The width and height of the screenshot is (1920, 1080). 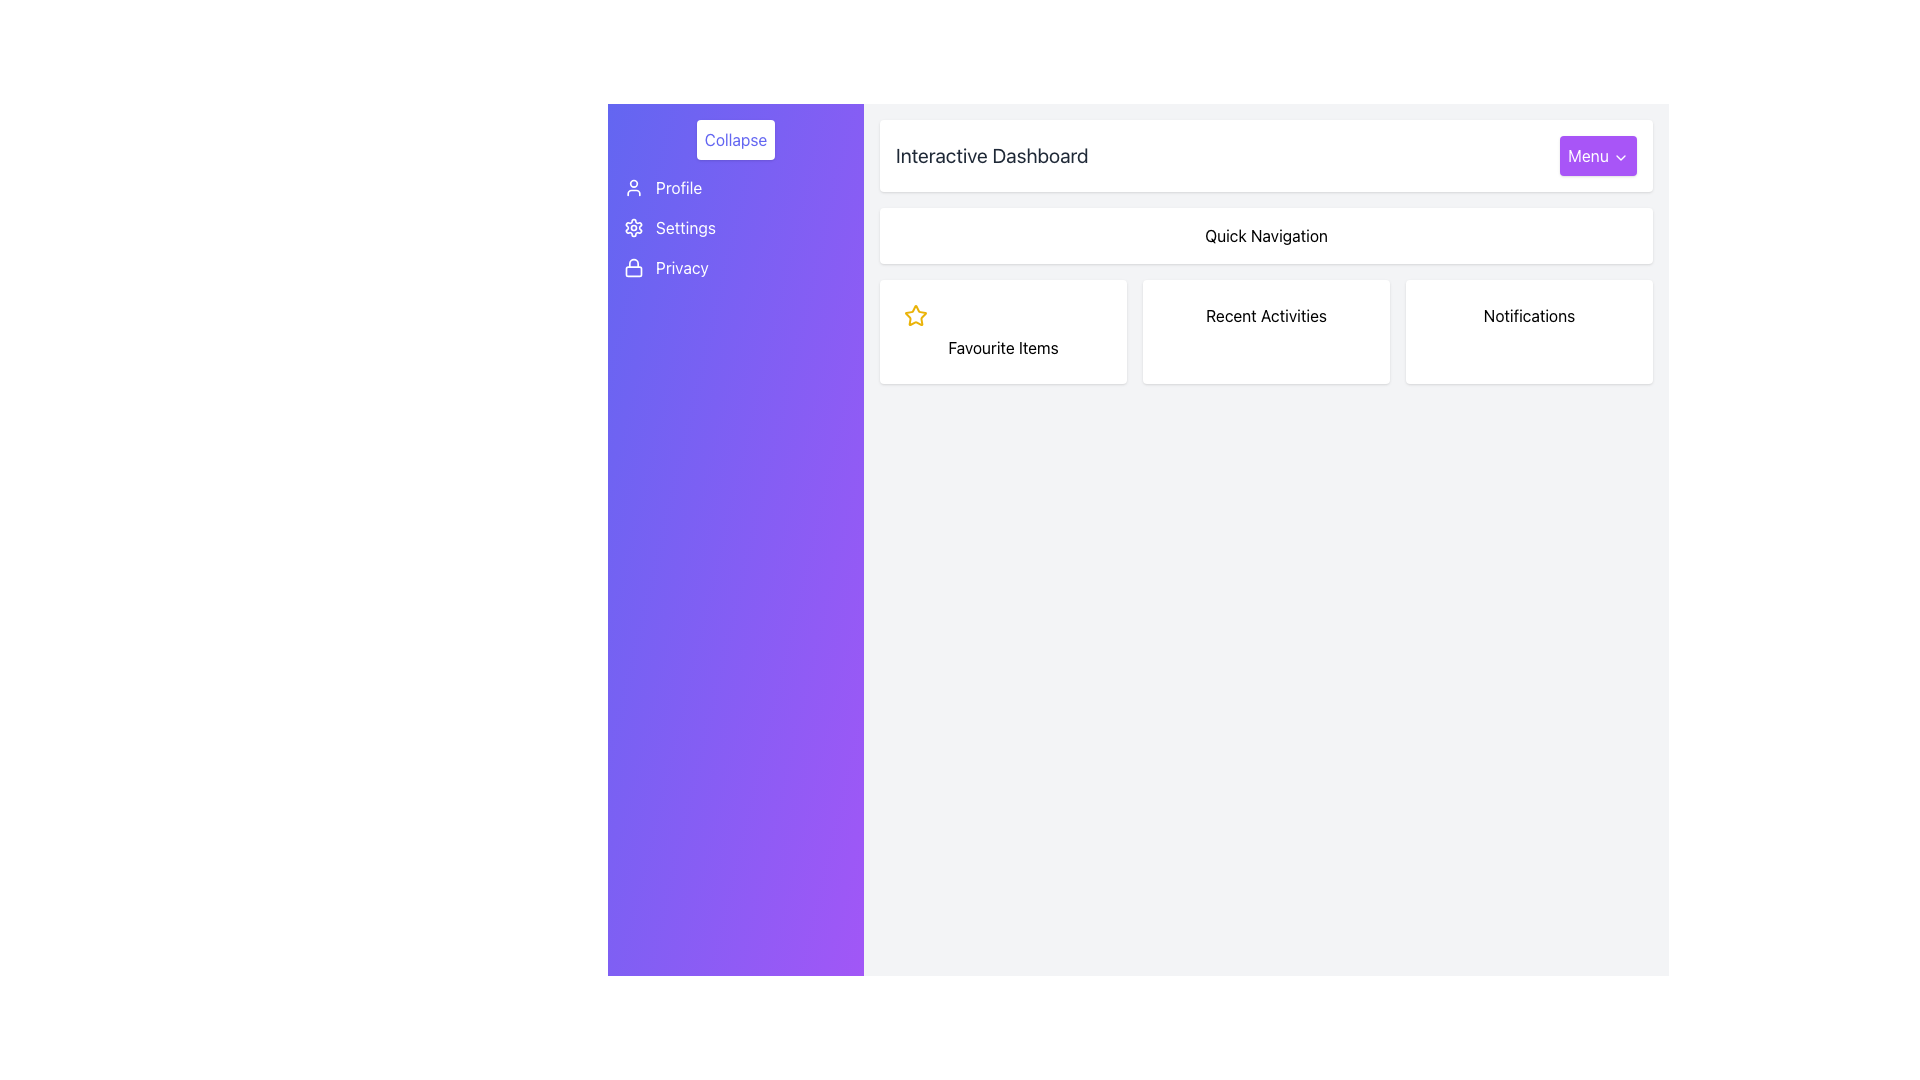 What do you see at coordinates (734, 226) in the screenshot?
I see `the 'Settings' text label` at bounding box center [734, 226].